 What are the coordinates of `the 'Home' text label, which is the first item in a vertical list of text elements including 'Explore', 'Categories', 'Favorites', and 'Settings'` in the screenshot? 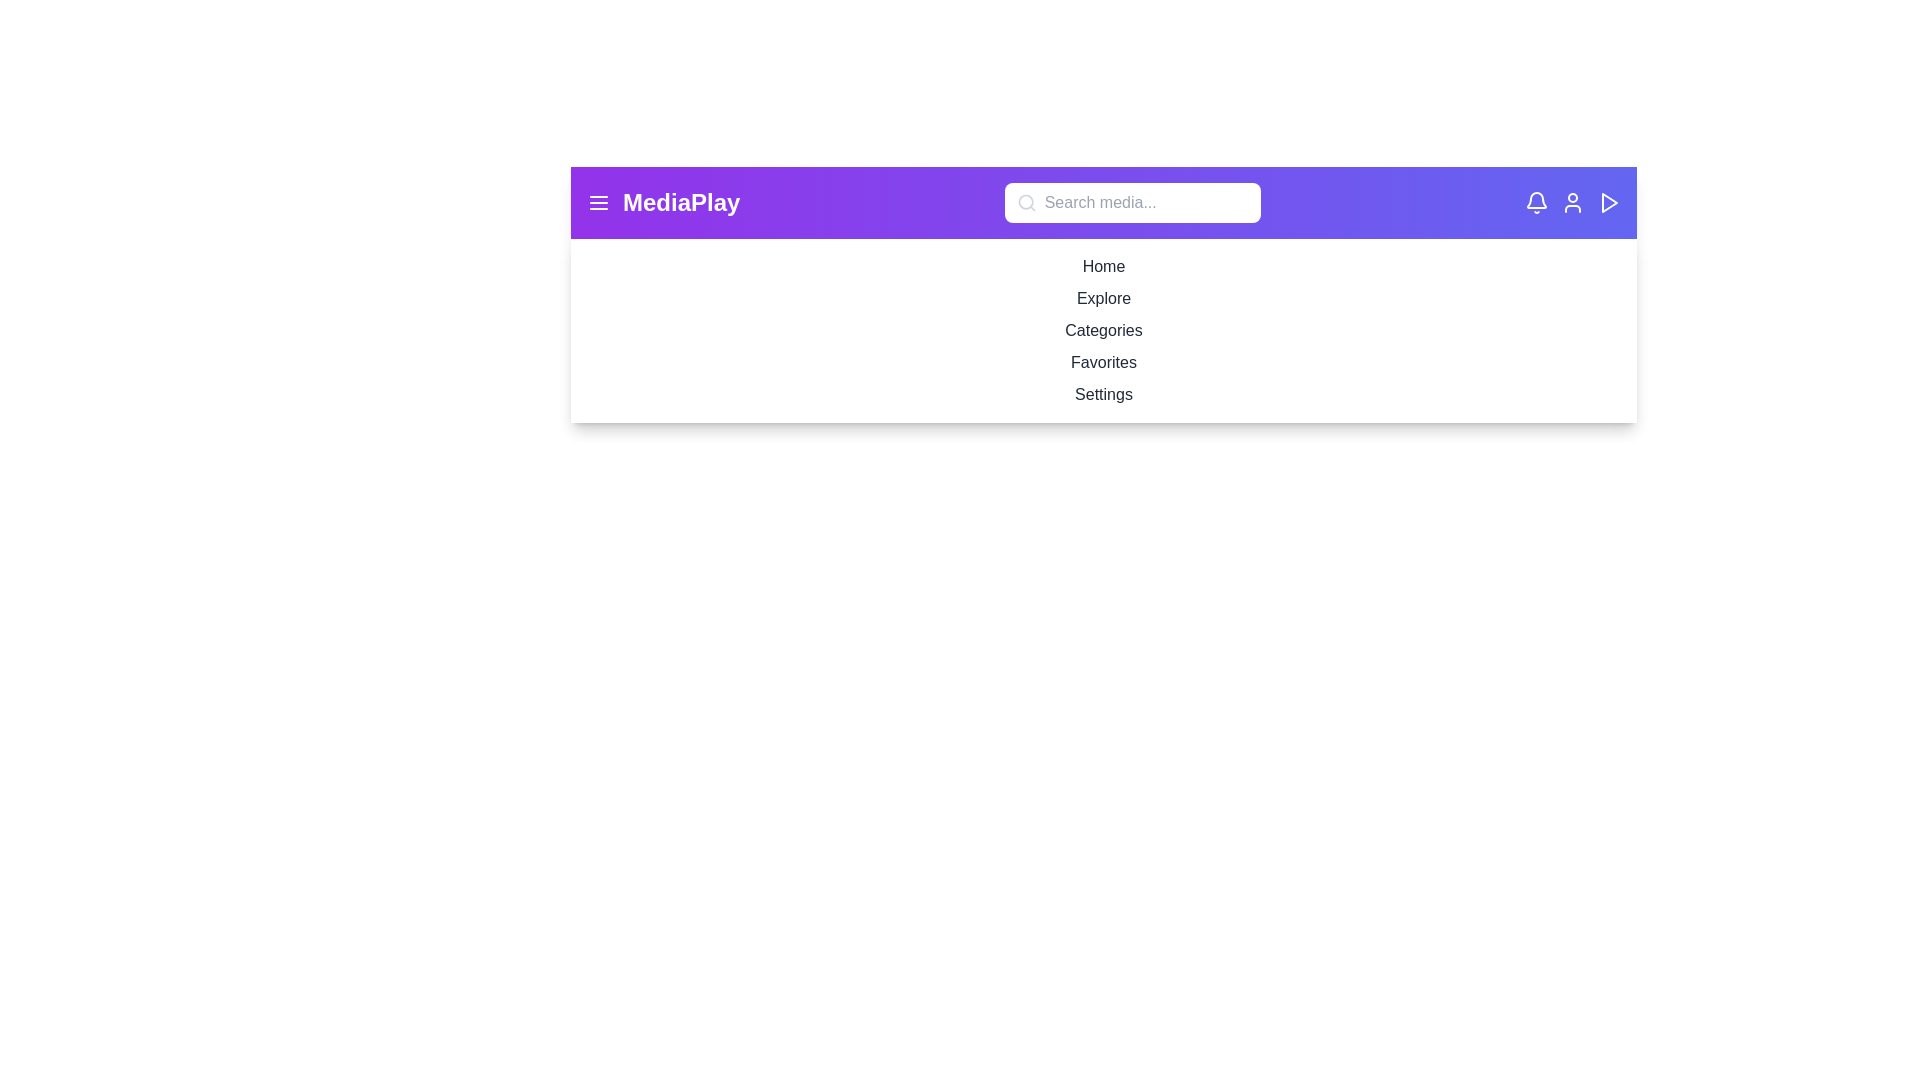 It's located at (1103, 265).